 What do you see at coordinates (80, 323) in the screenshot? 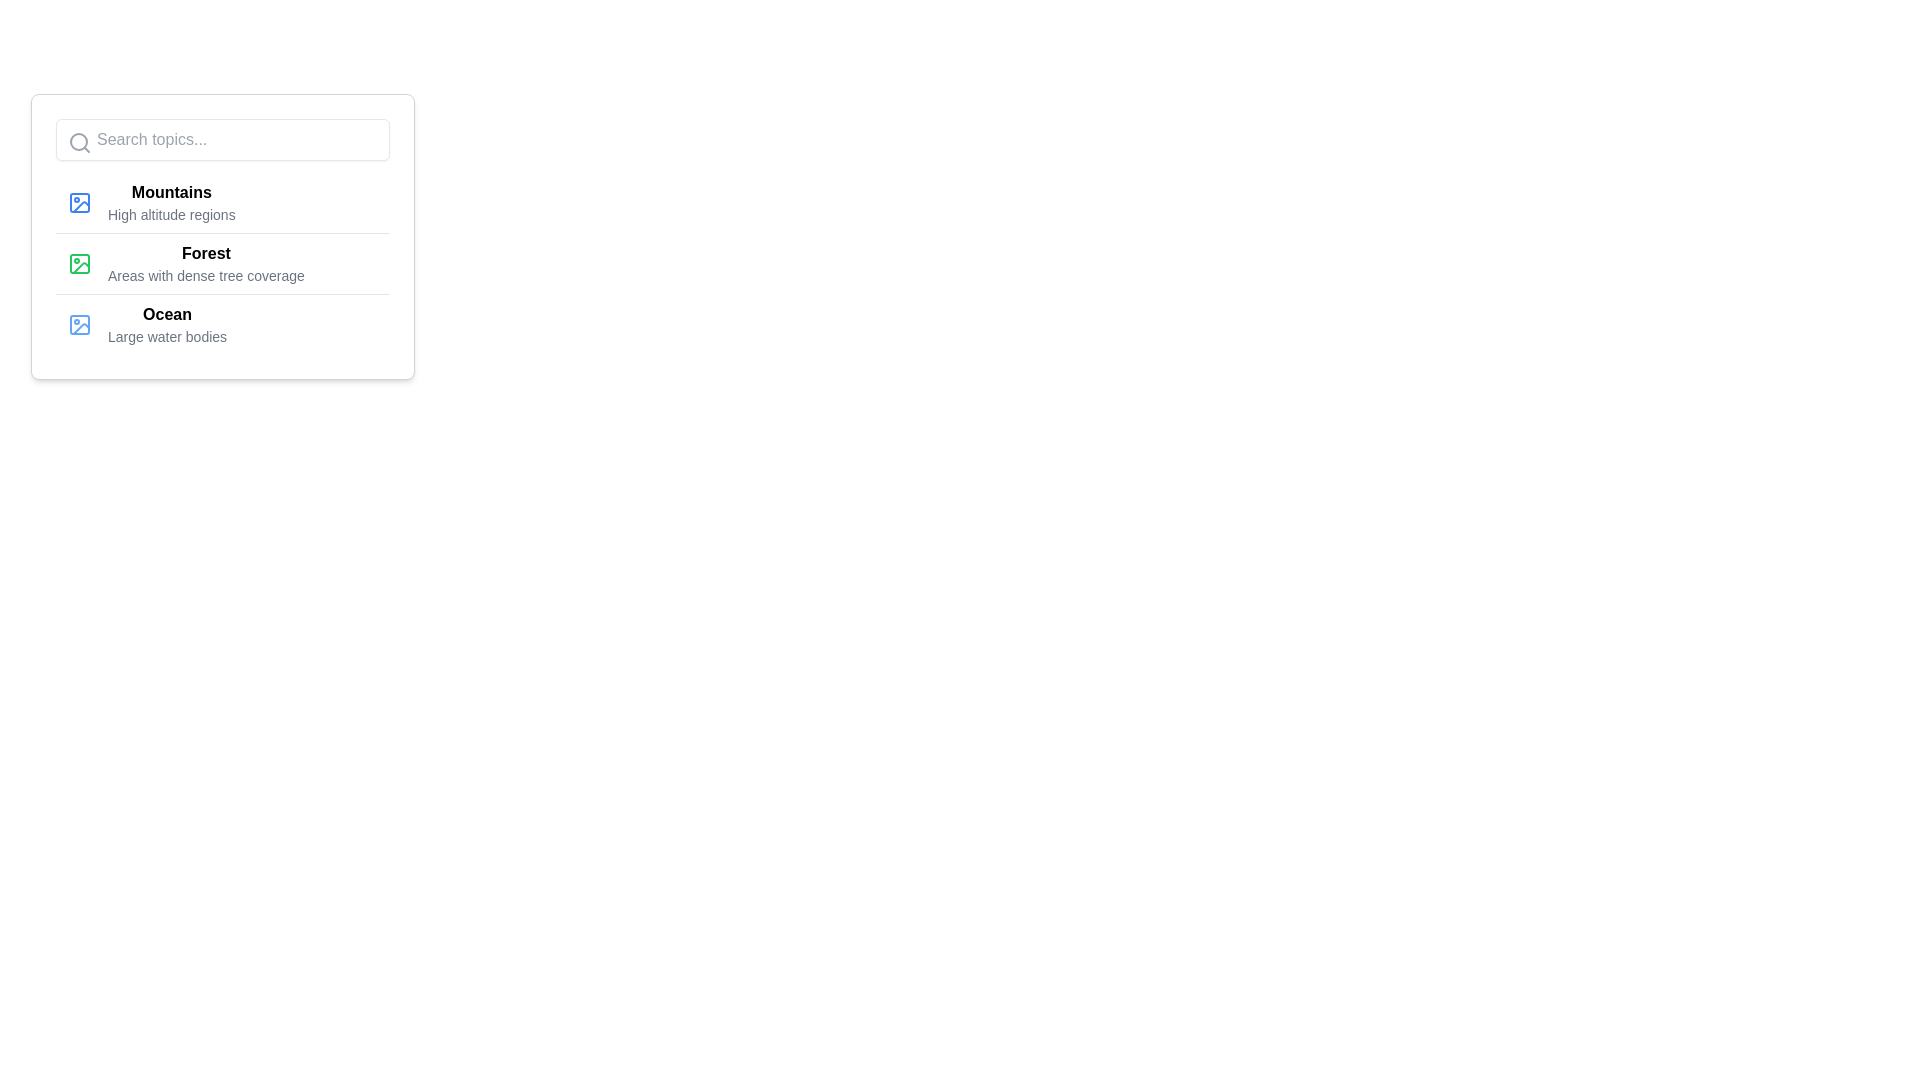
I see `the 'Ocean' category icon located at the beginning of the horizontal layout, to the left of the text label 'Ocean'` at bounding box center [80, 323].